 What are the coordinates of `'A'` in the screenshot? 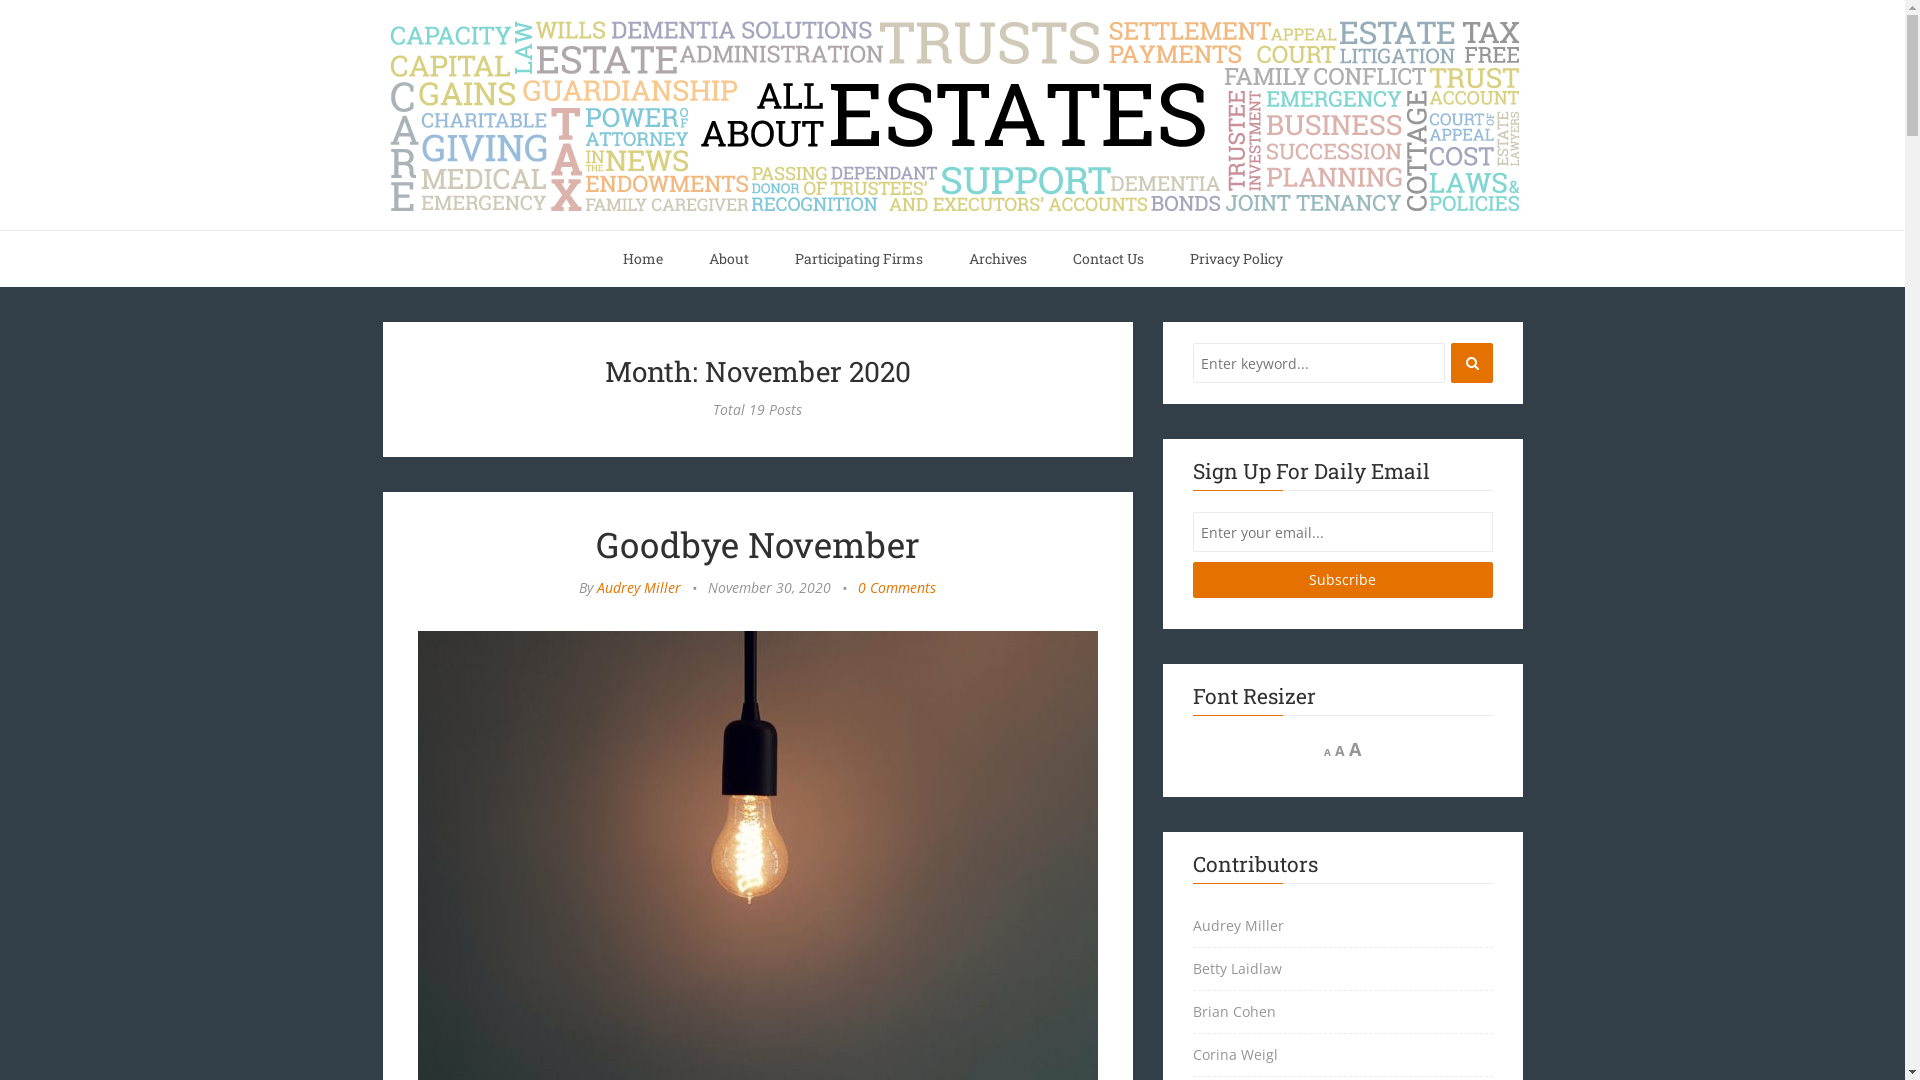 It's located at (1354, 748).